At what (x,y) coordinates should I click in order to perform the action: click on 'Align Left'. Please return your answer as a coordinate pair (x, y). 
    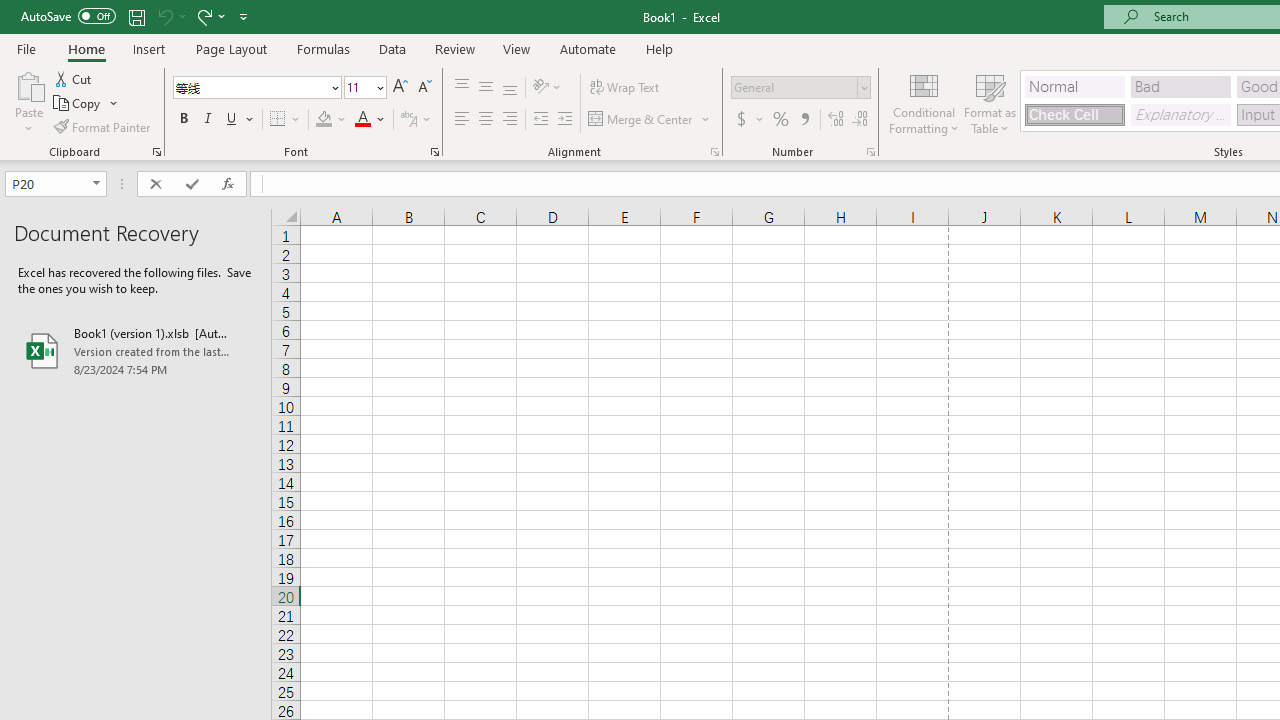
    Looking at the image, I should click on (461, 119).